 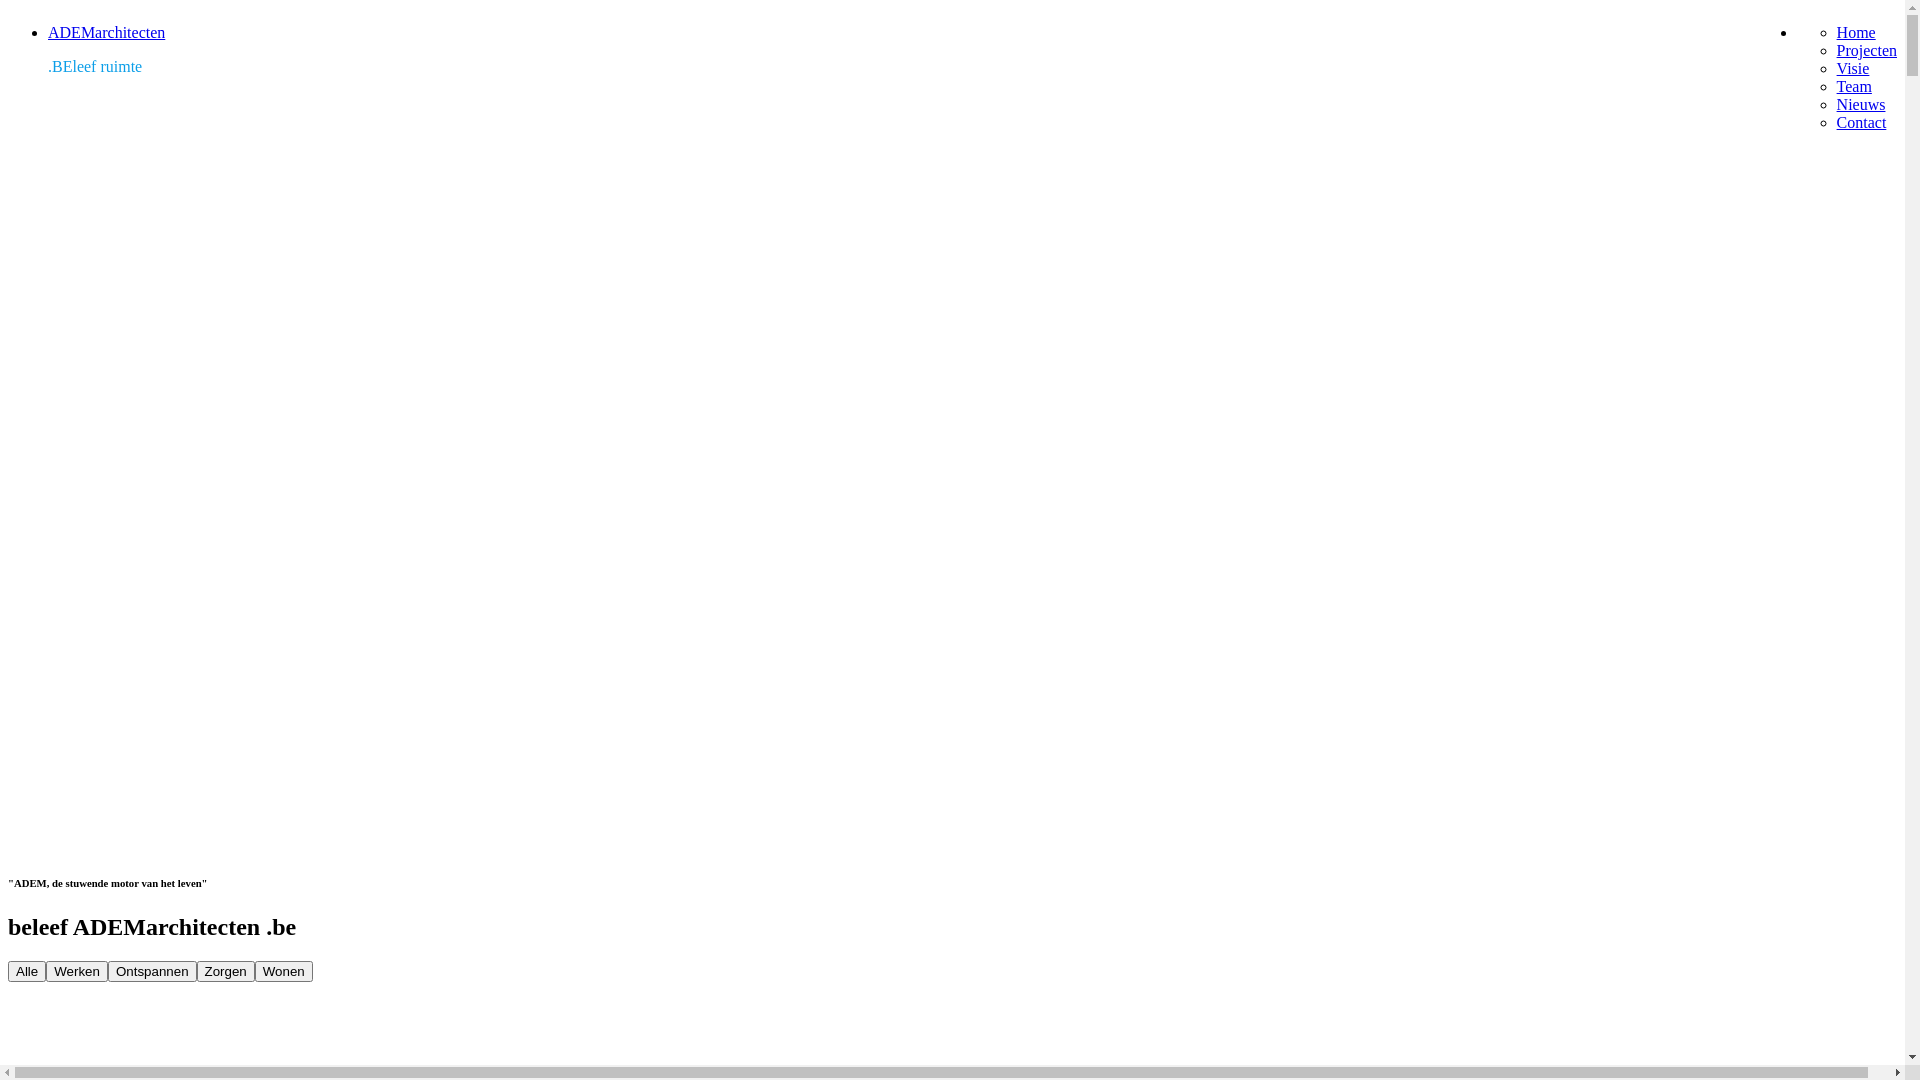 I want to click on 'Wonen', so click(x=253, y=970).